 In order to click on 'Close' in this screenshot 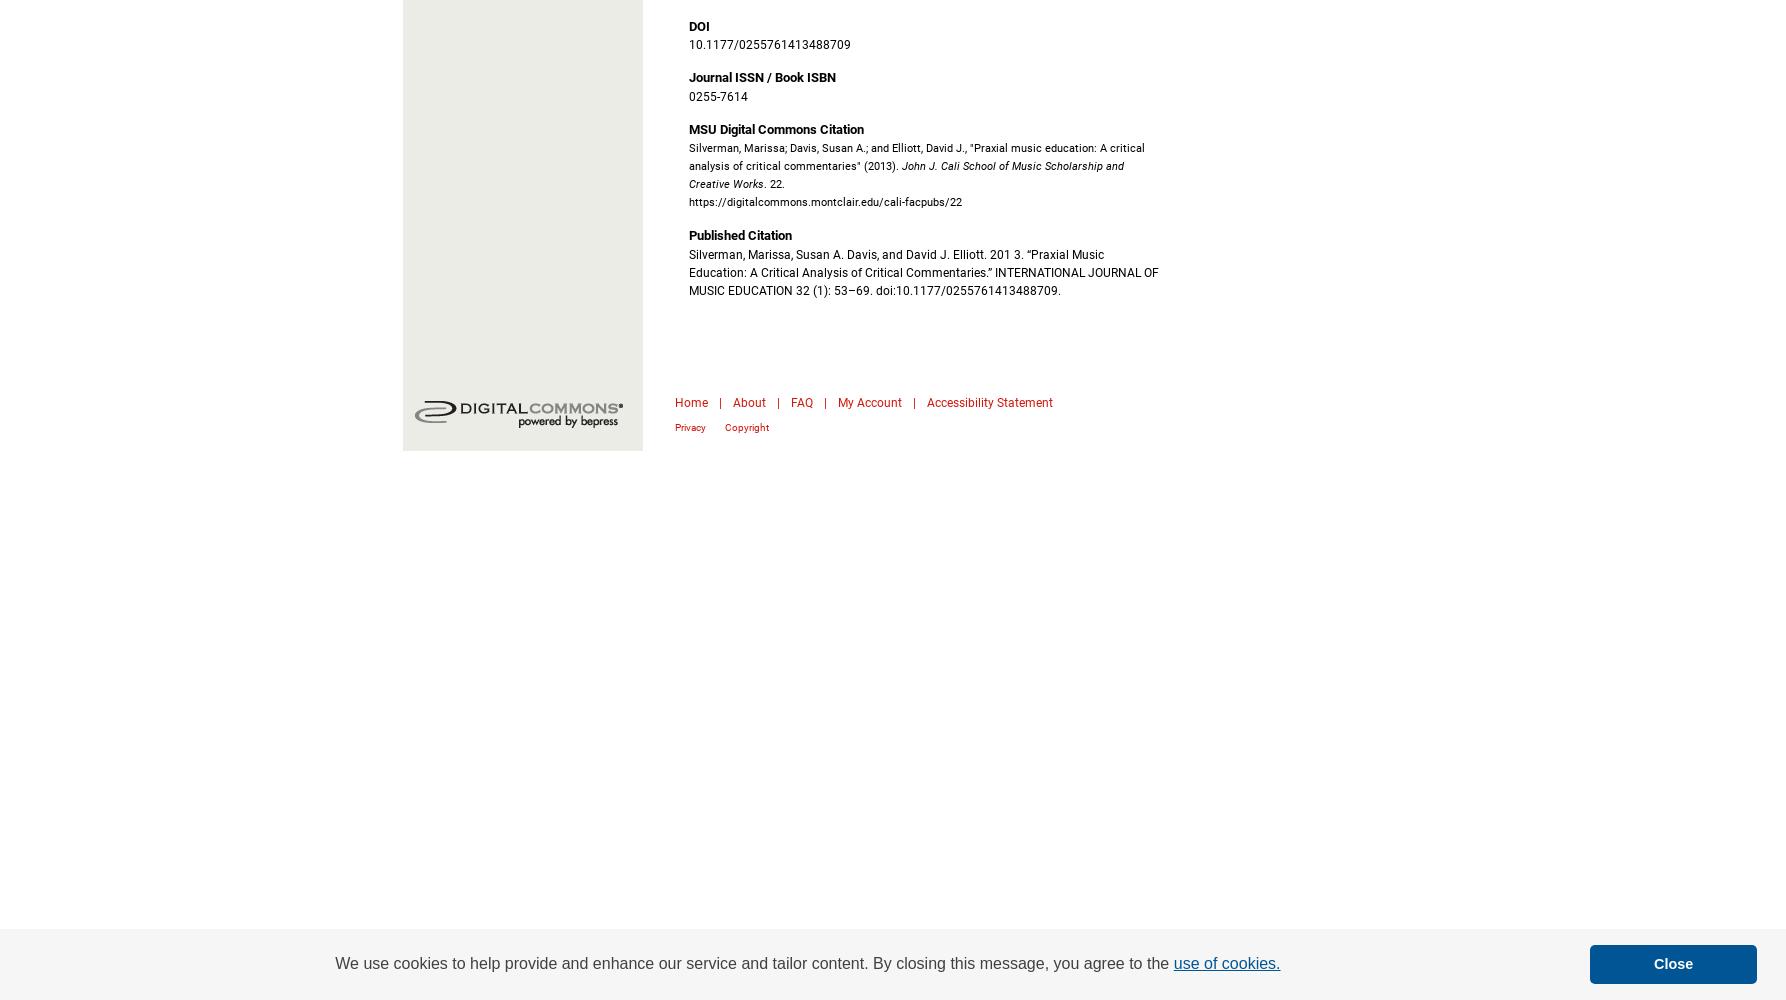, I will do `click(1672, 963)`.